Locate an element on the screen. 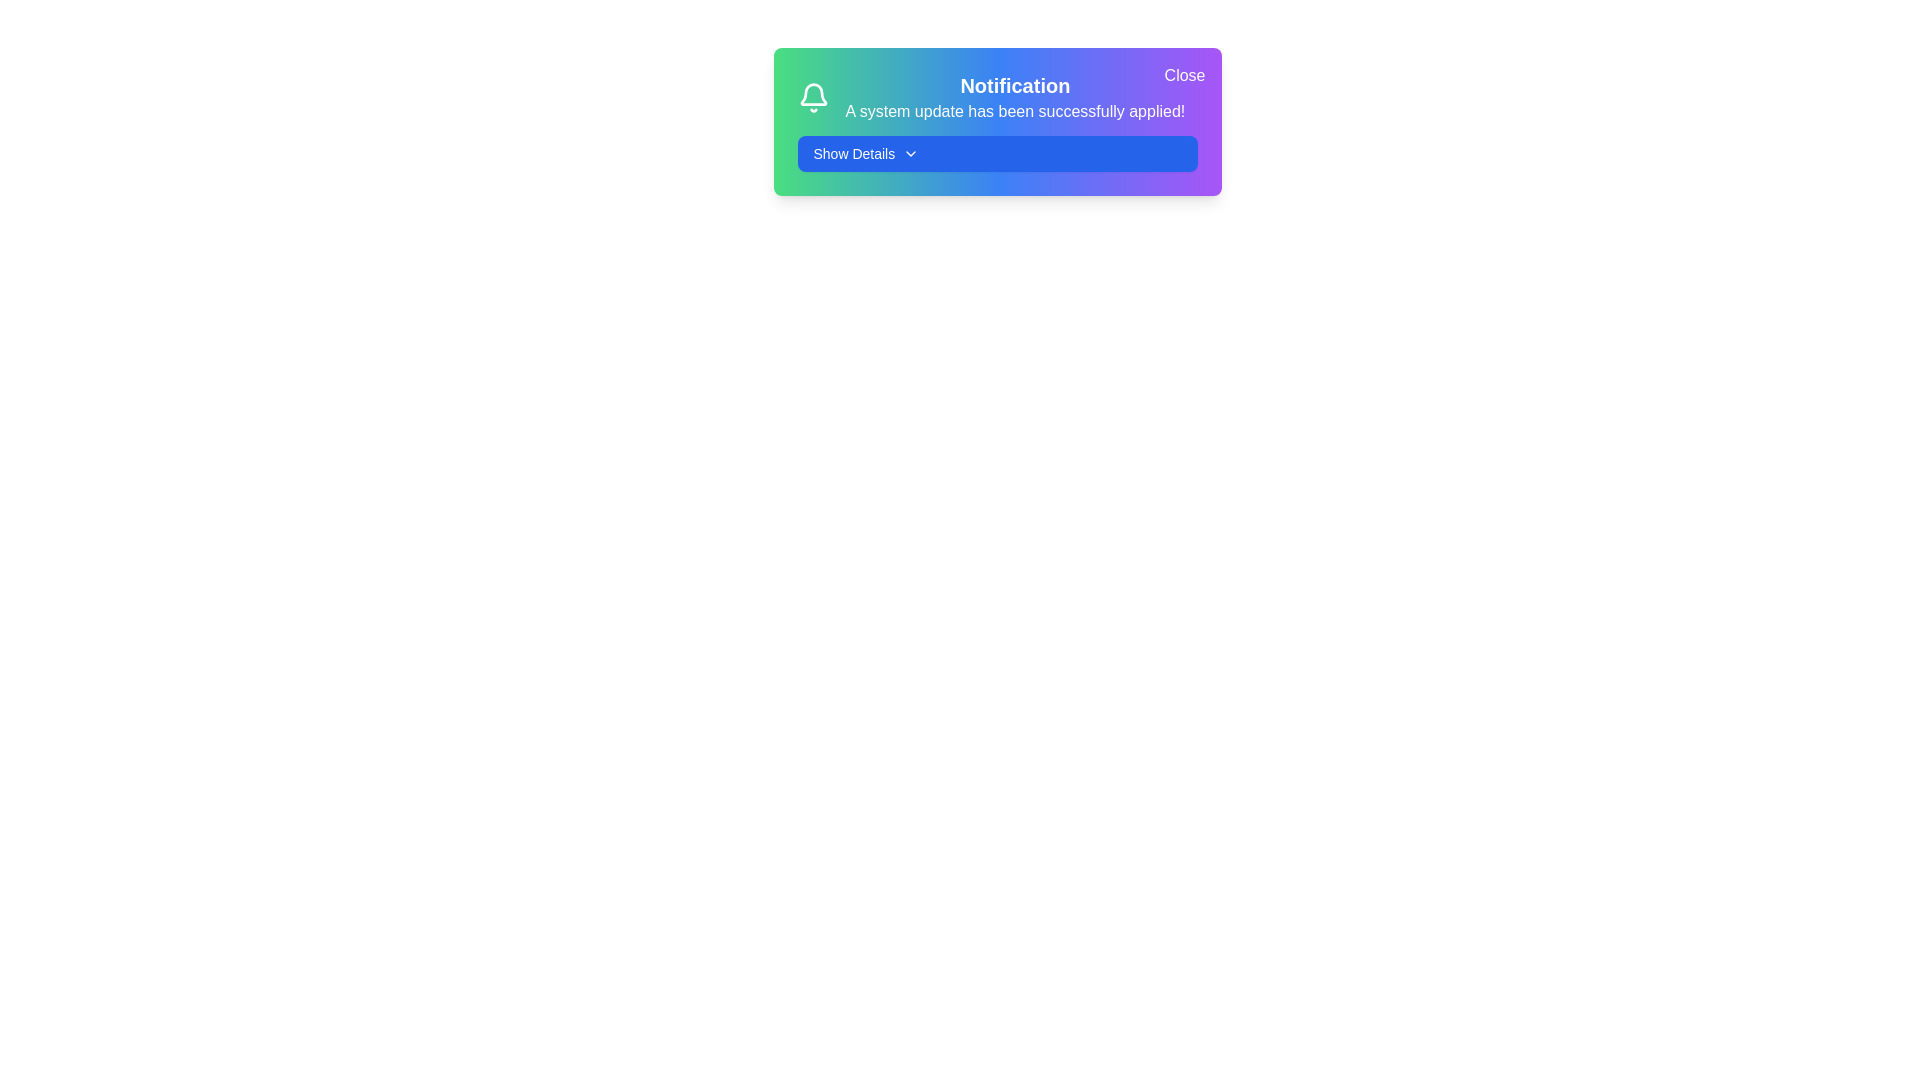 The height and width of the screenshot is (1080, 1920). the 'Show Details' button to toggle additional information is located at coordinates (997, 153).